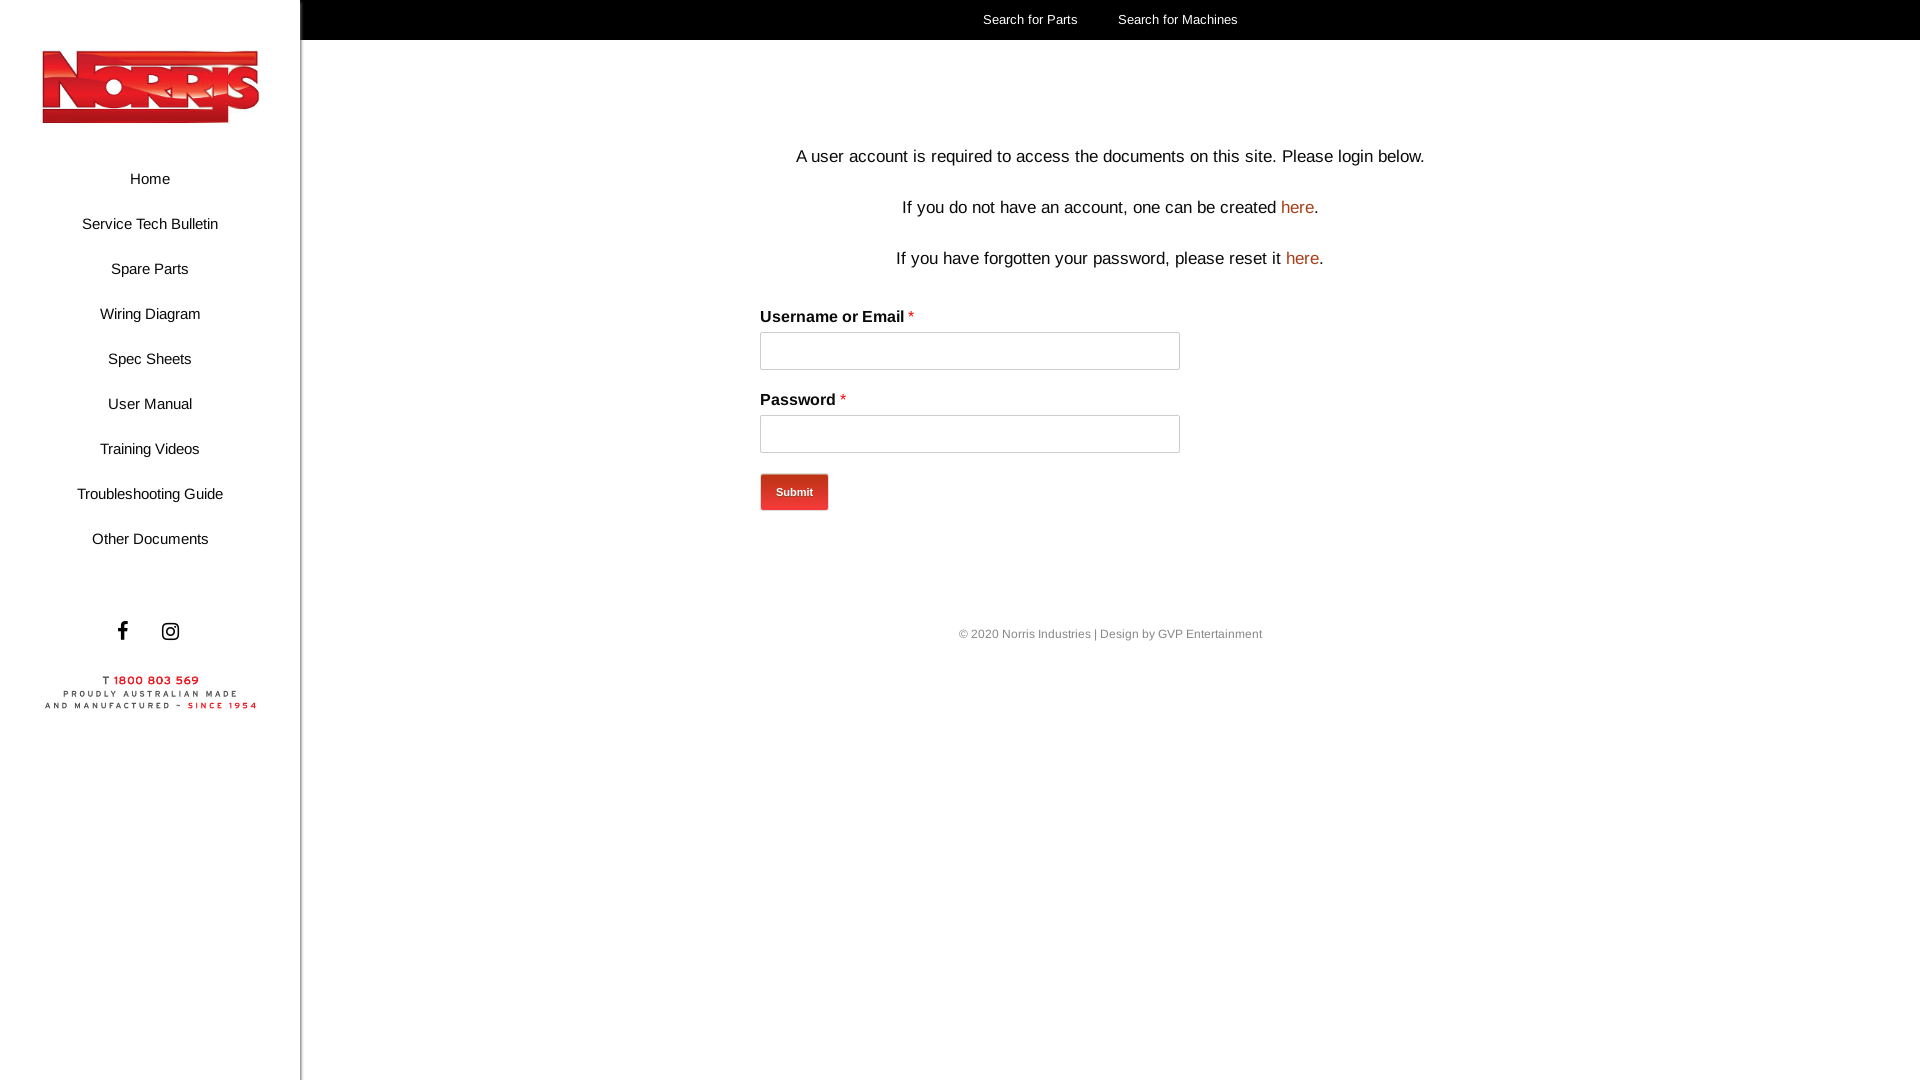 This screenshot has width=1920, height=1080. I want to click on 'Submit', so click(793, 492).